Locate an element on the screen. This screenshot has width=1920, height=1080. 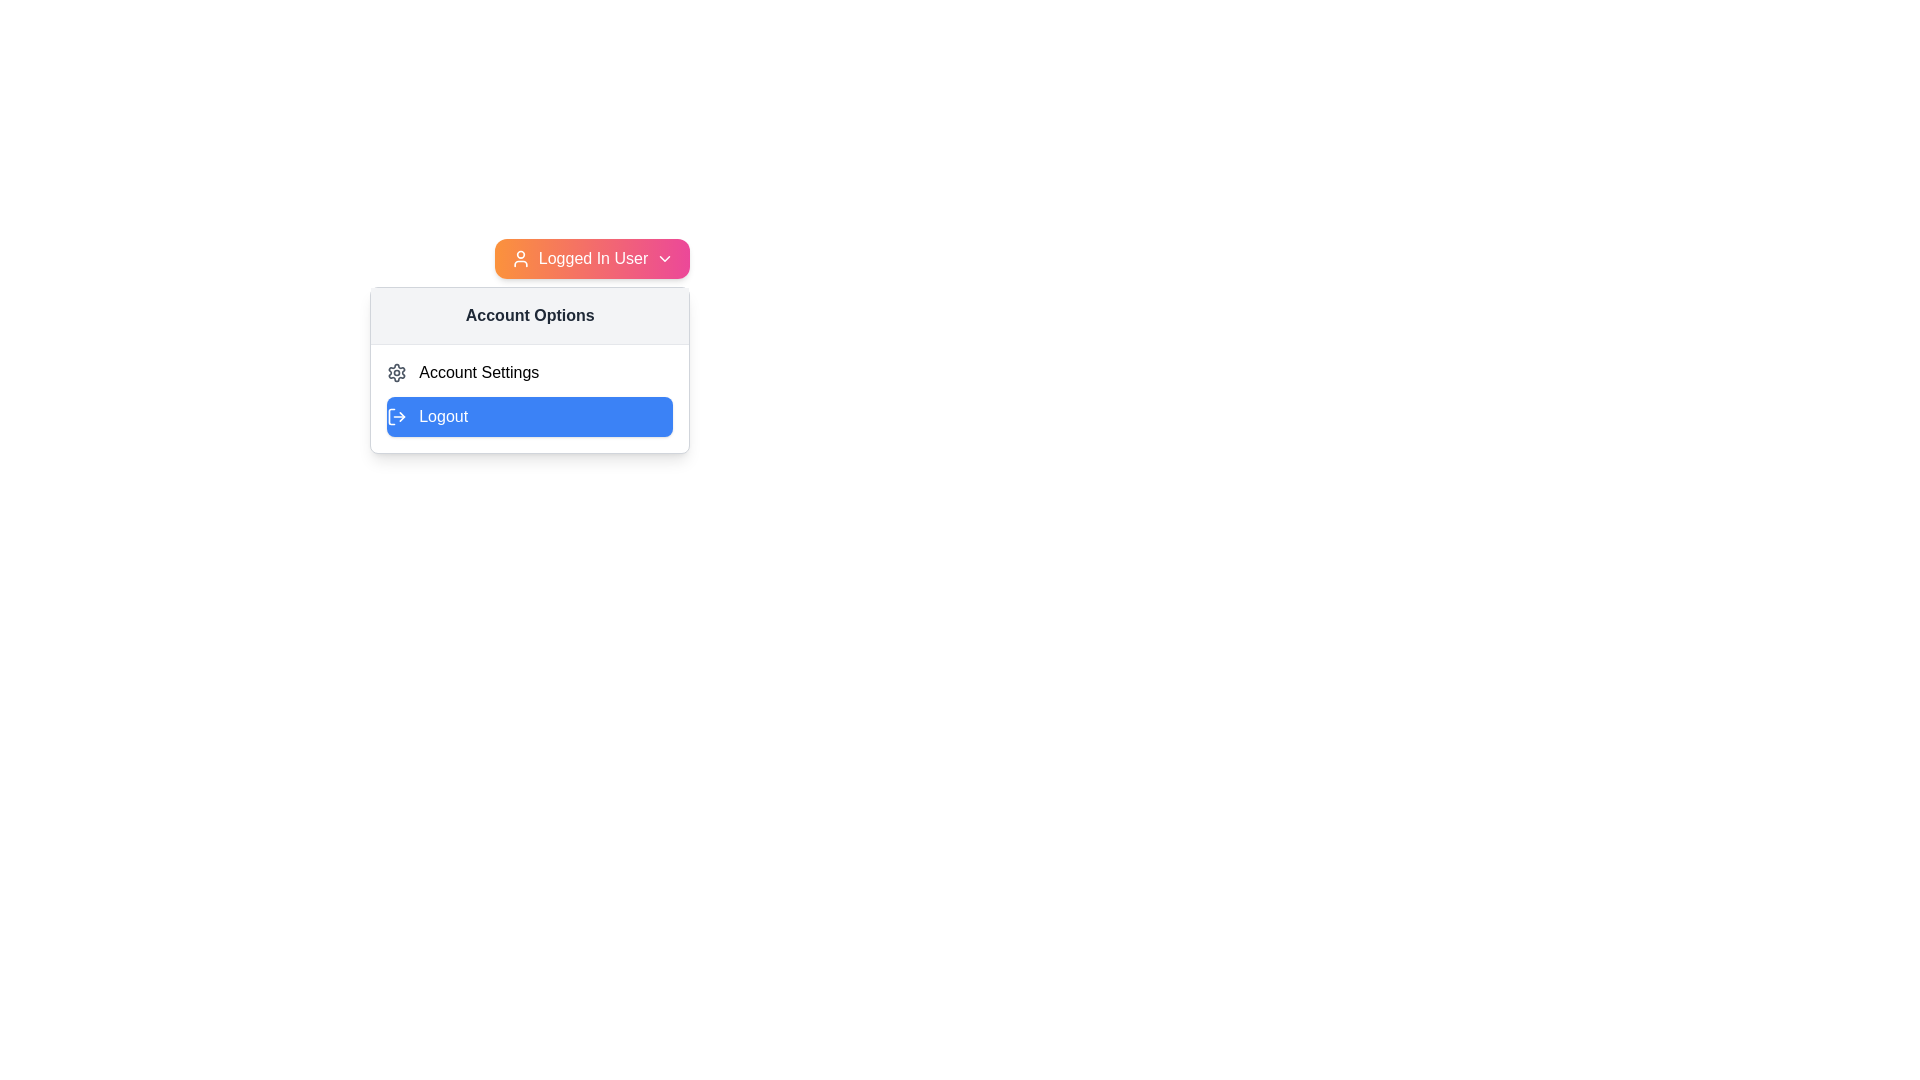
the Dropdown button with a gradient background and user icon labeled 'Logged In User' is located at coordinates (591, 257).